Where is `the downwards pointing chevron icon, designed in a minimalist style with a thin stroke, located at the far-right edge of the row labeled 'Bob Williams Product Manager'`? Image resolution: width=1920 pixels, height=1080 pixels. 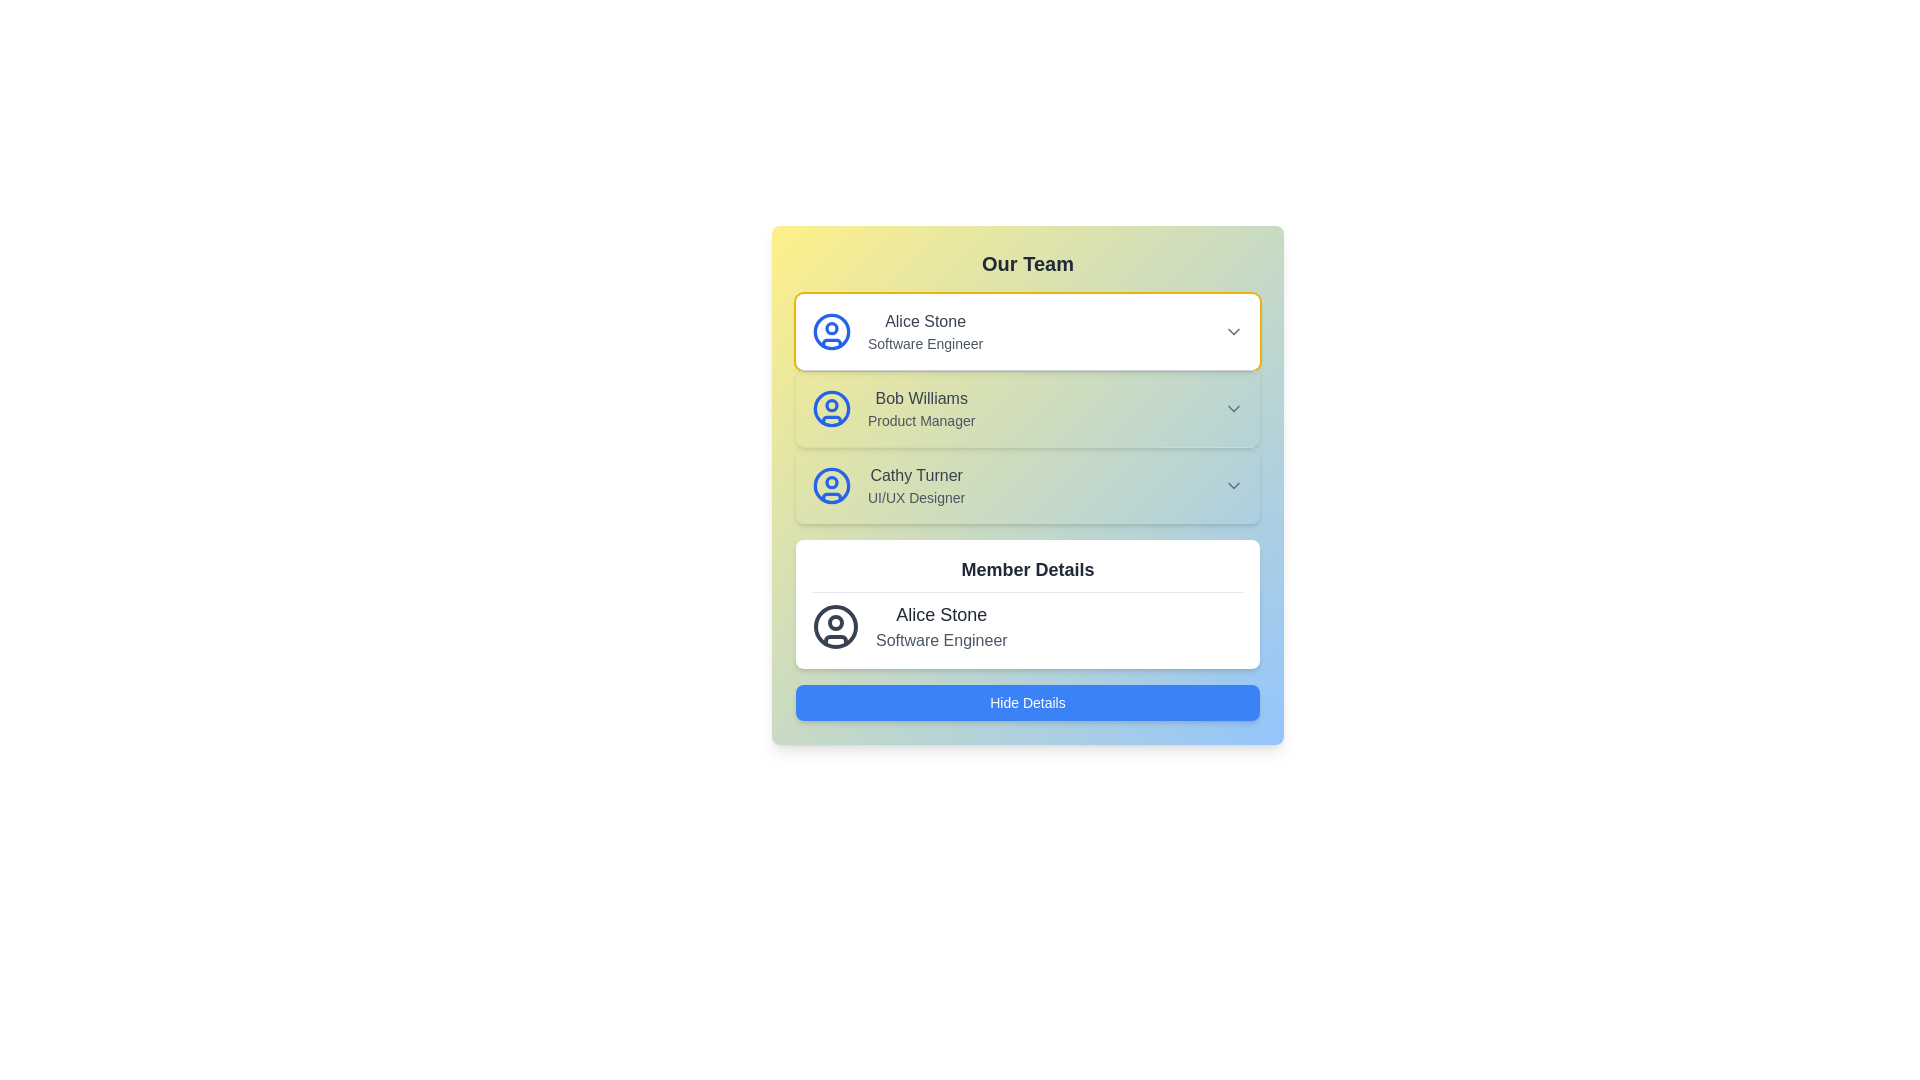 the downwards pointing chevron icon, designed in a minimalist style with a thin stroke, located at the far-right edge of the row labeled 'Bob Williams Product Manager' is located at coordinates (1232, 407).